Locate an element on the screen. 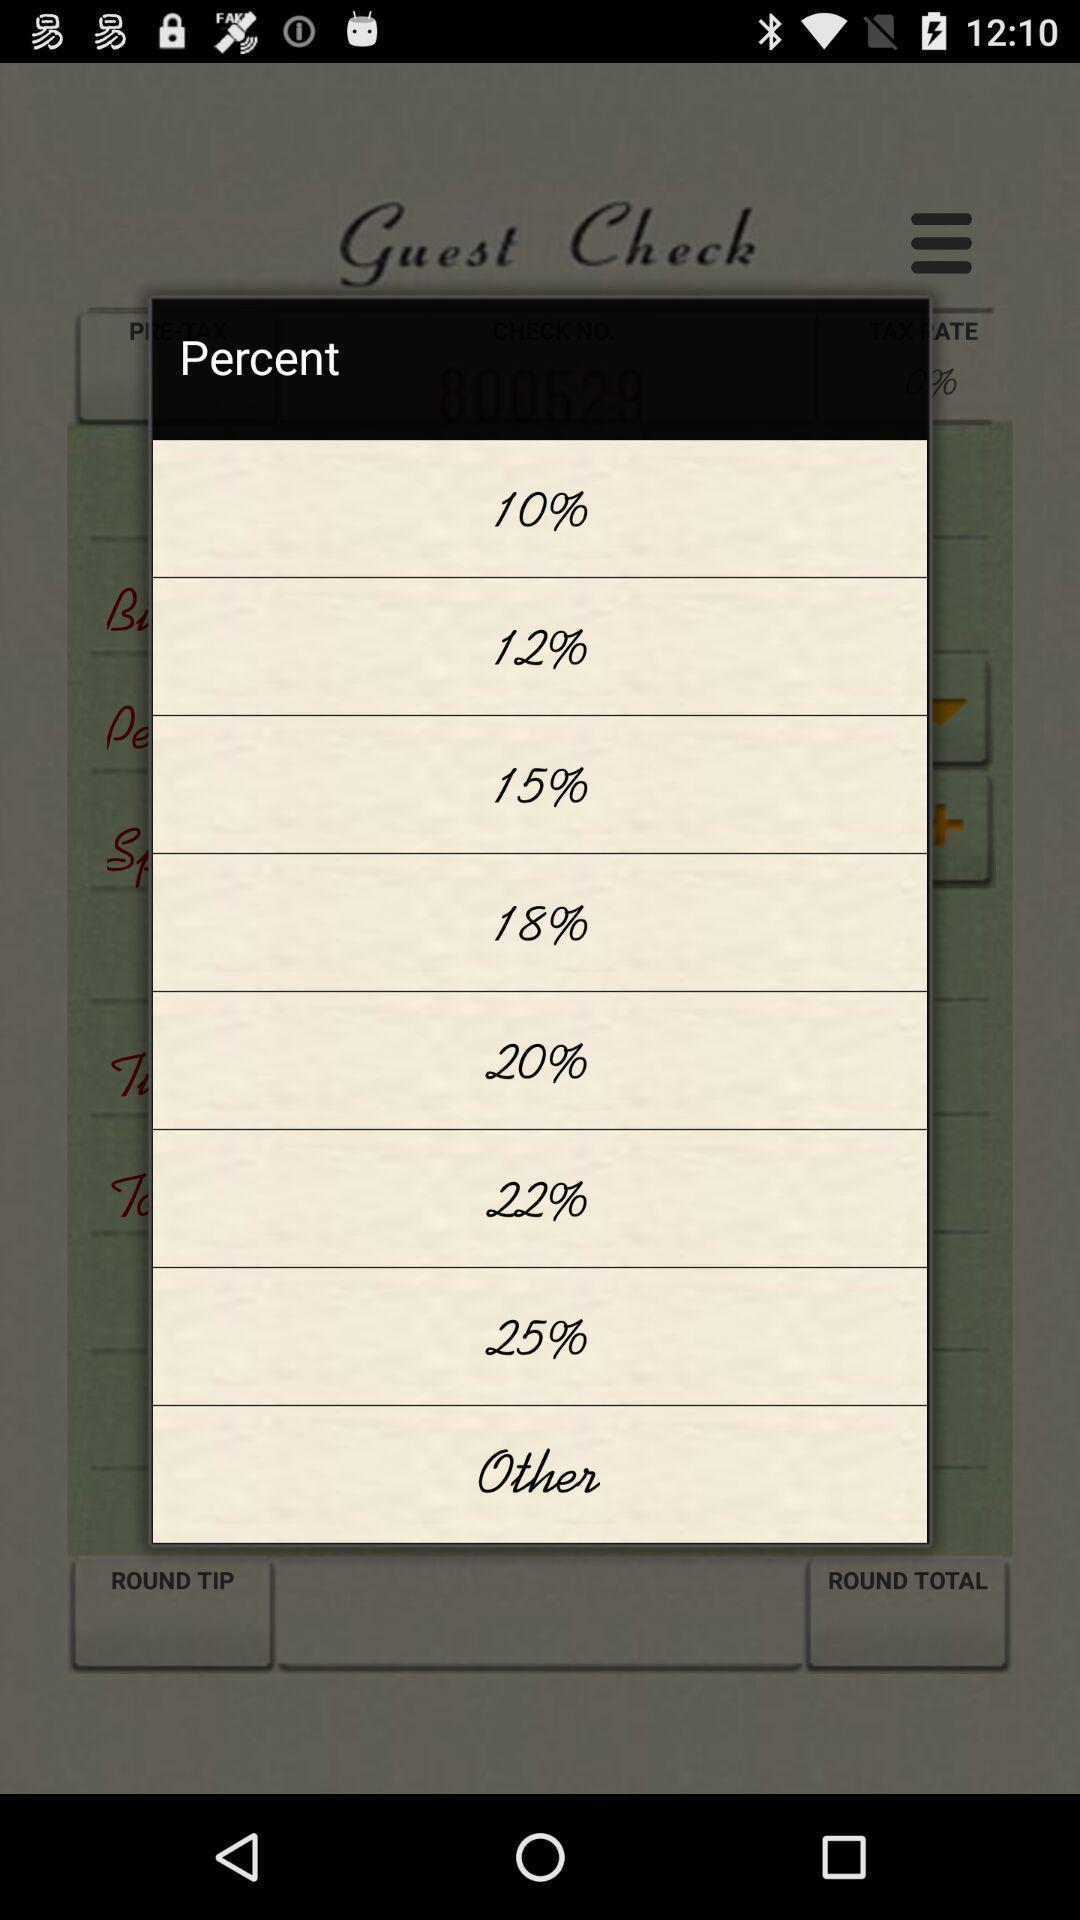 The height and width of the screenshot is (1920, 1080). the 22% icon is located at coordinates (540, 1198).